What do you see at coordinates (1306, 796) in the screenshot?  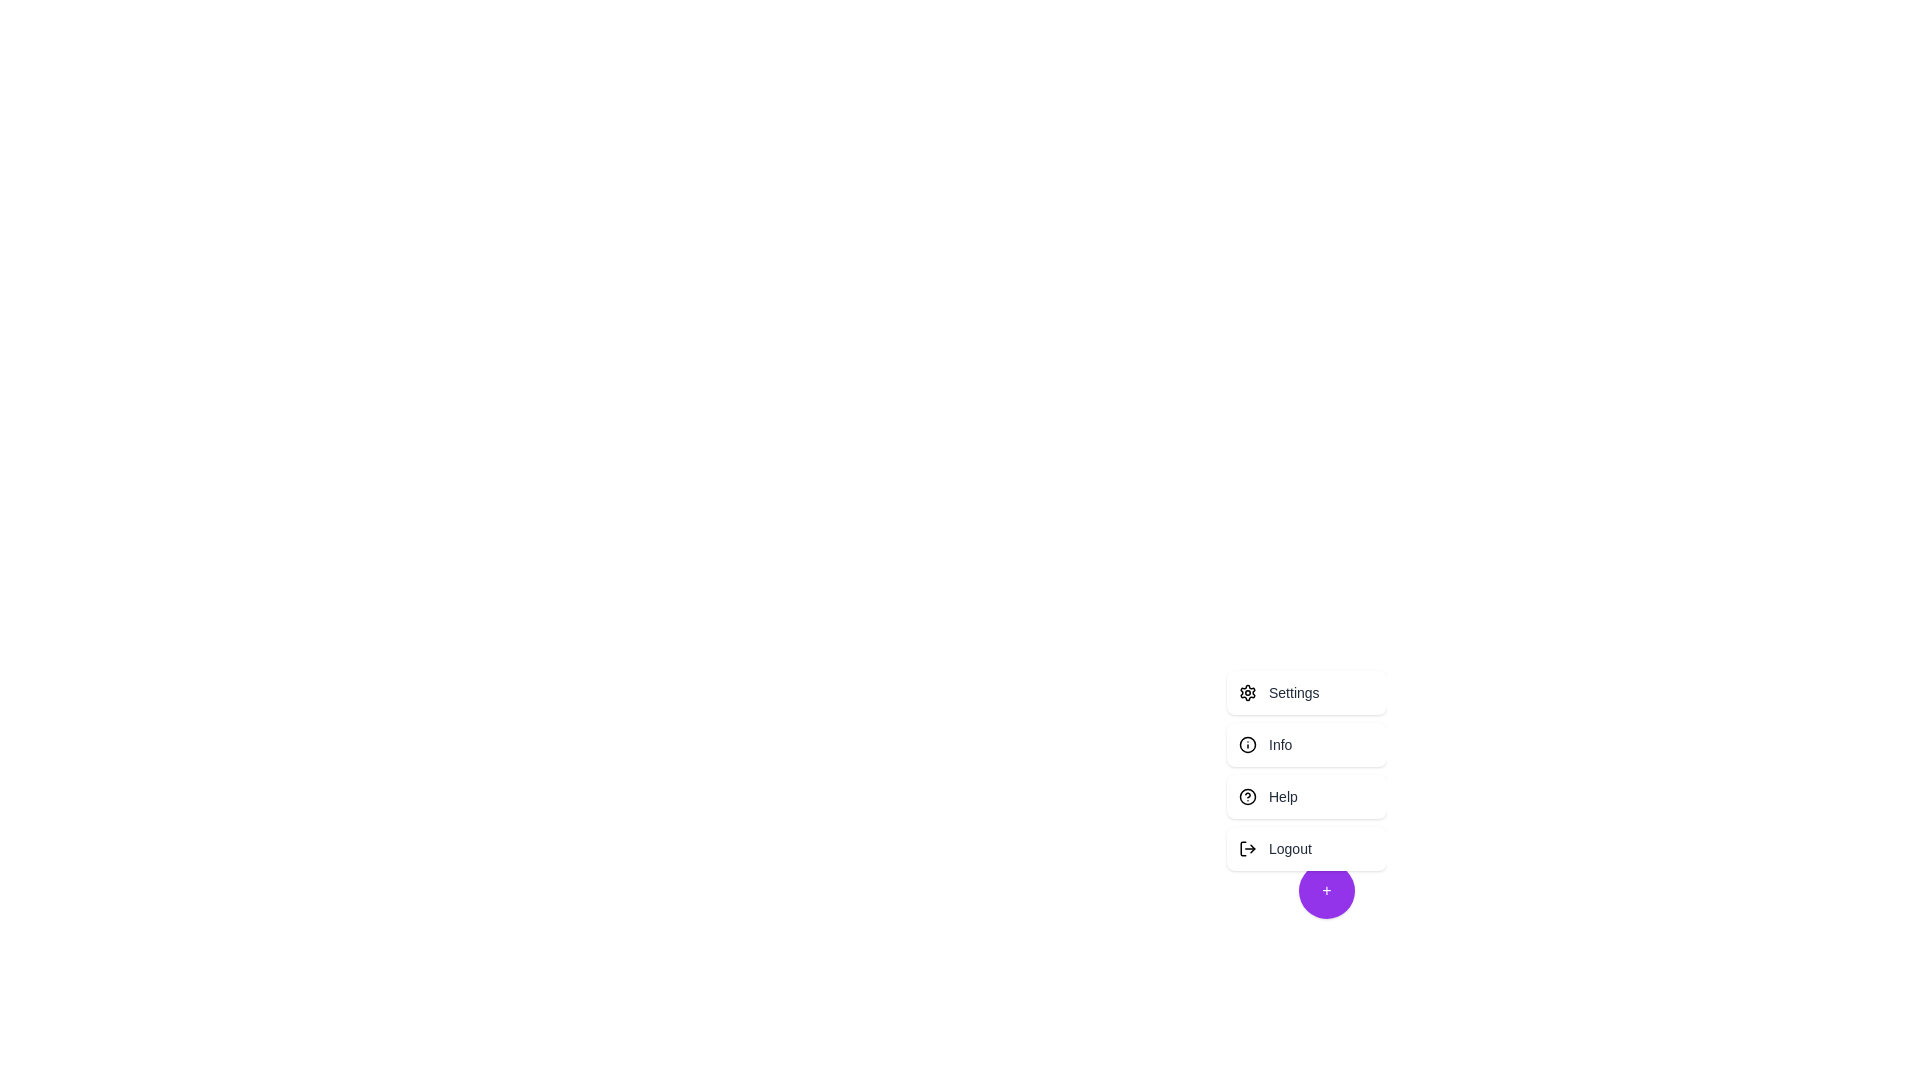 I see `the menu option Help to highlight it` at bounding box center [1306, 796].